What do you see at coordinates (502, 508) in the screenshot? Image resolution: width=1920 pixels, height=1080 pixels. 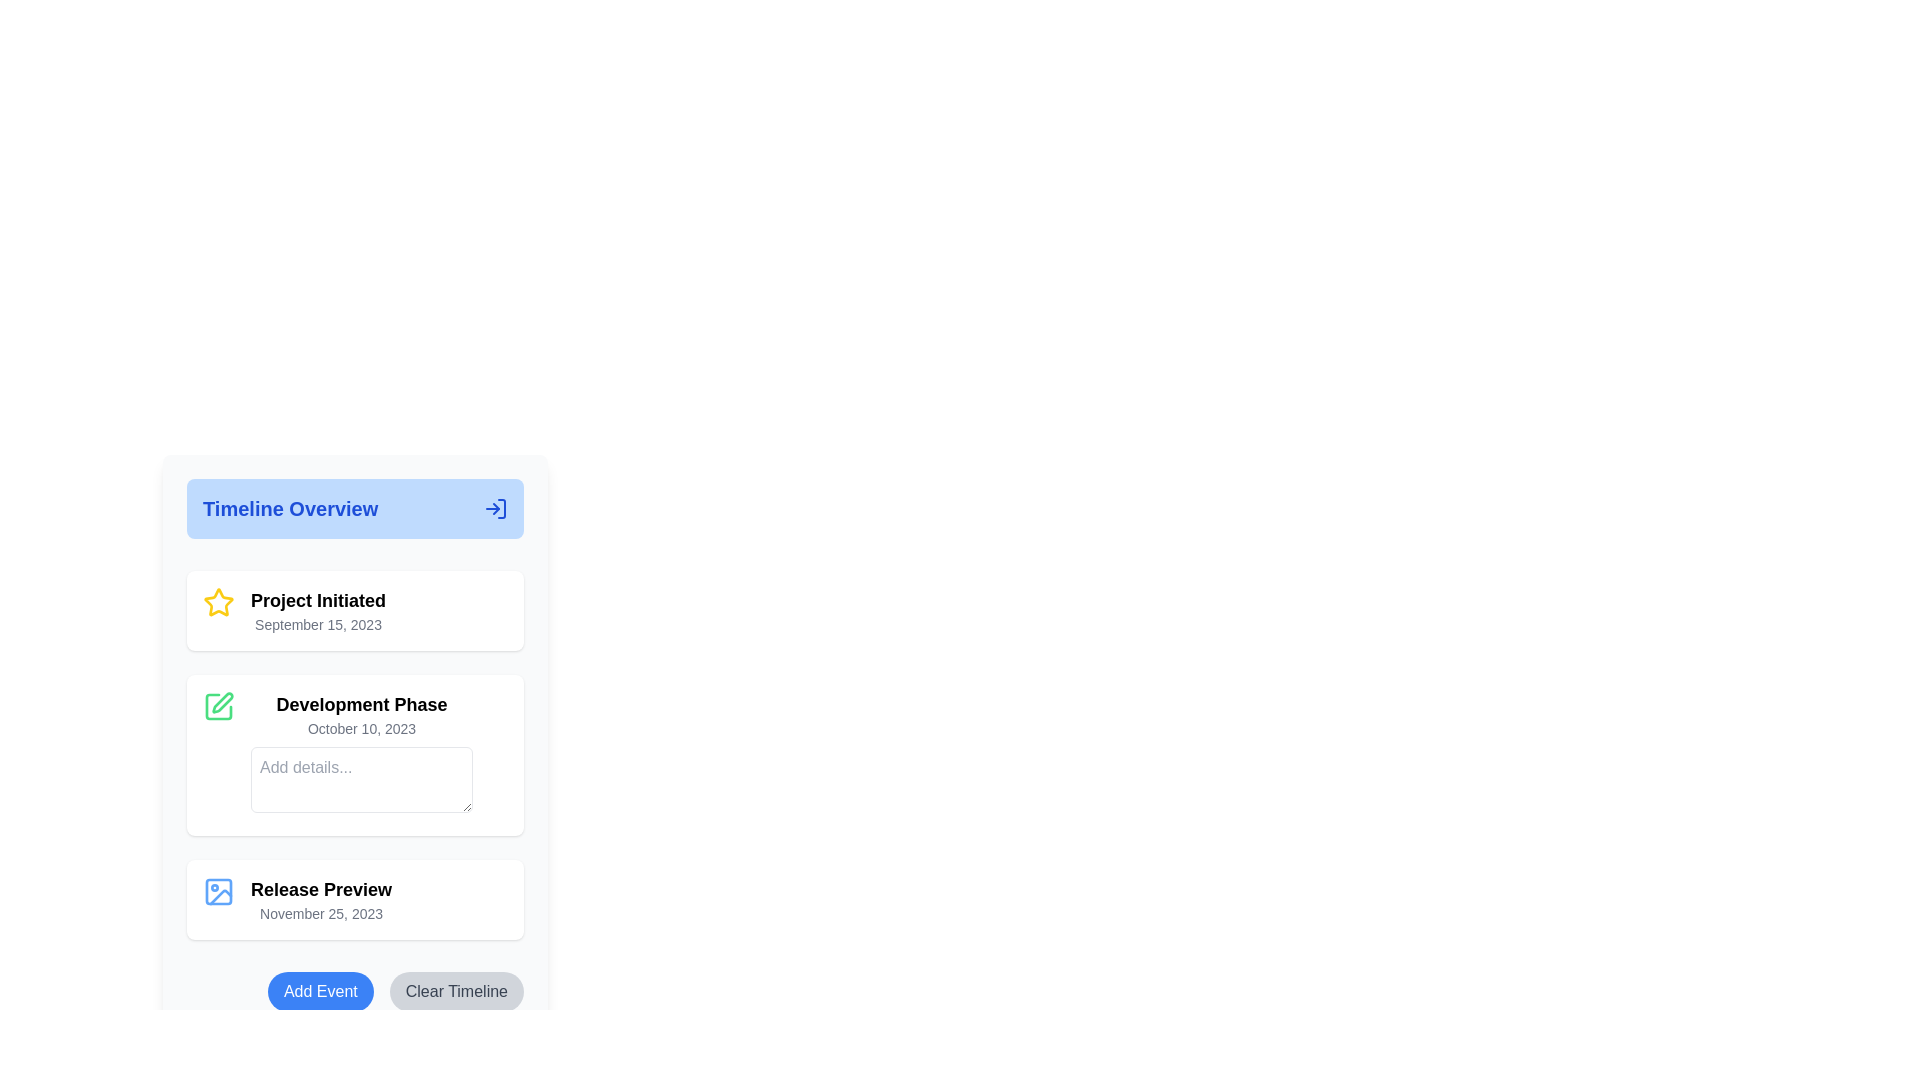 I see `the right vertical stroke of the SVG icon that is part of the 'Timeline Overview' header` at bounding box center [502, 508].